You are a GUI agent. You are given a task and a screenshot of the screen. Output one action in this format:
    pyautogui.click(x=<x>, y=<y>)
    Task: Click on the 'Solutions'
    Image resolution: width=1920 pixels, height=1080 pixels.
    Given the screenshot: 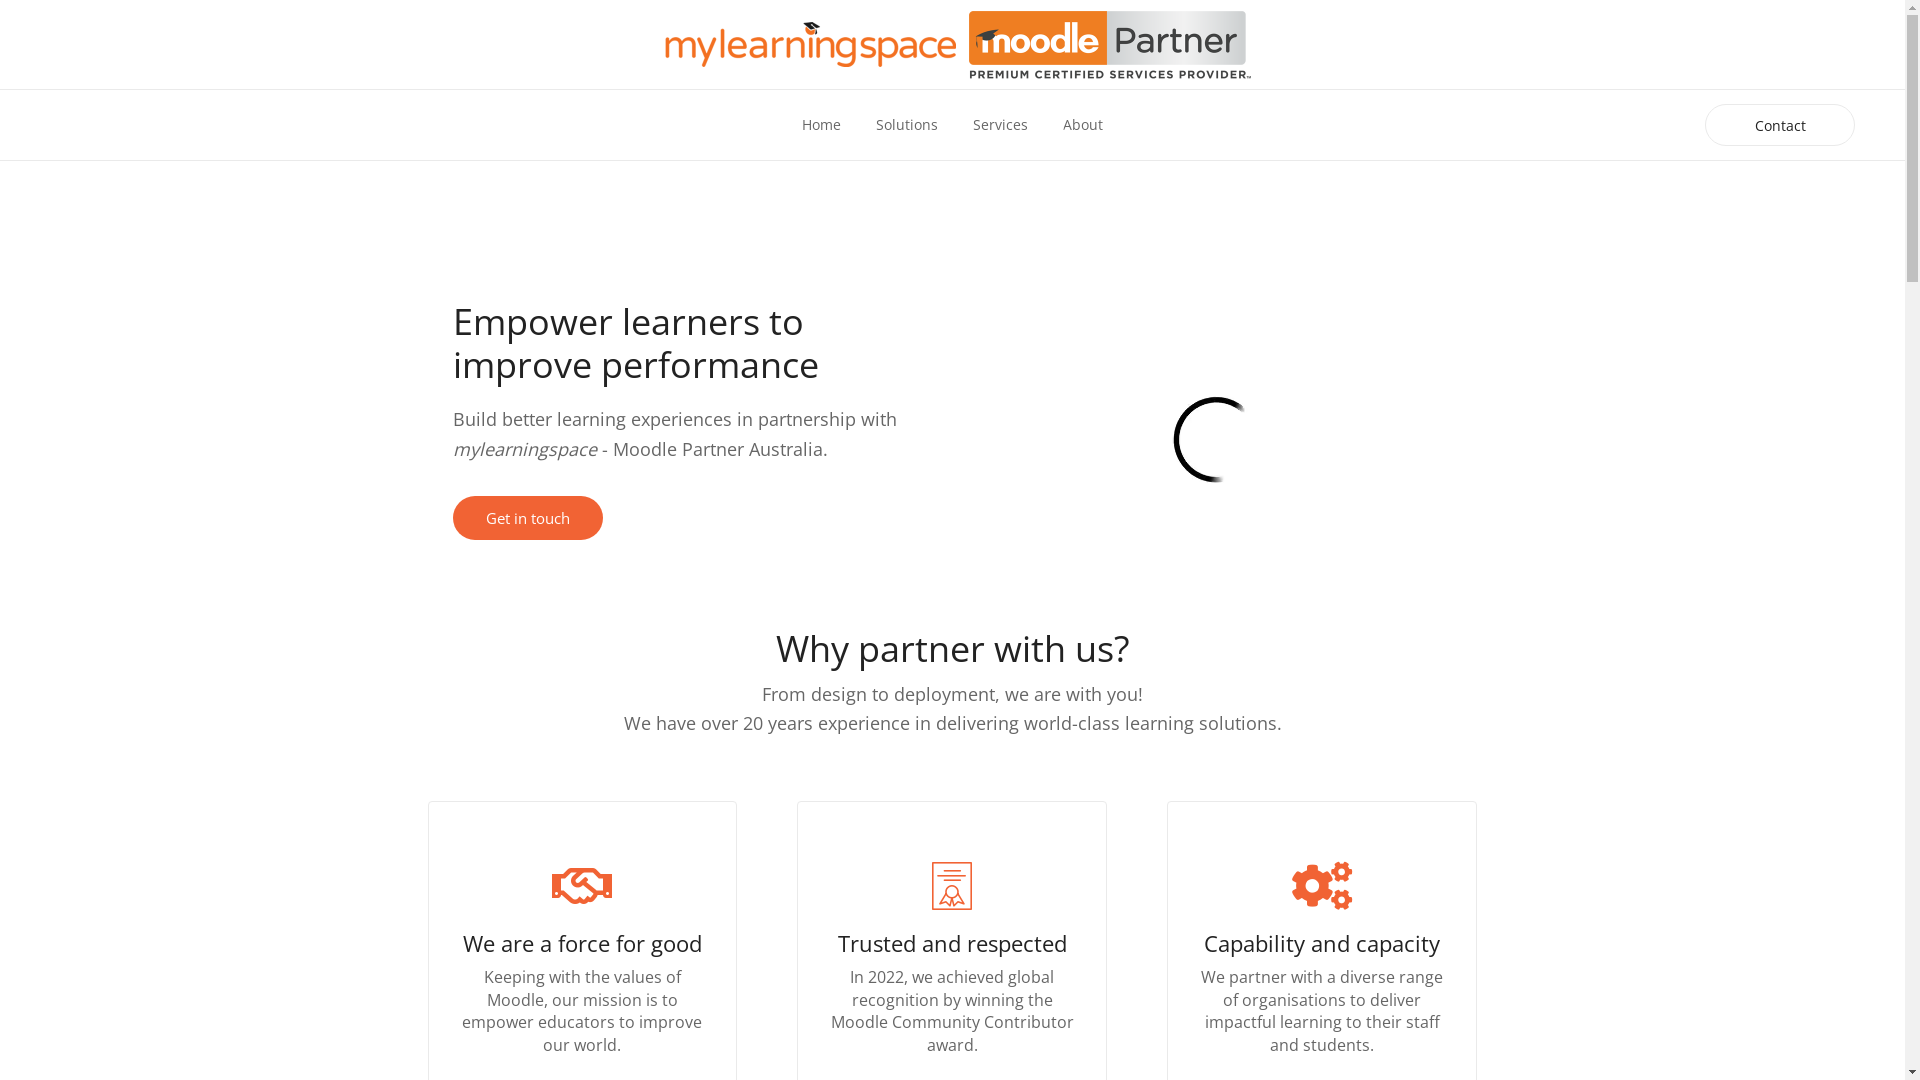 What is the action you would take?
    pyautogui.click(x=875, y=124)
    